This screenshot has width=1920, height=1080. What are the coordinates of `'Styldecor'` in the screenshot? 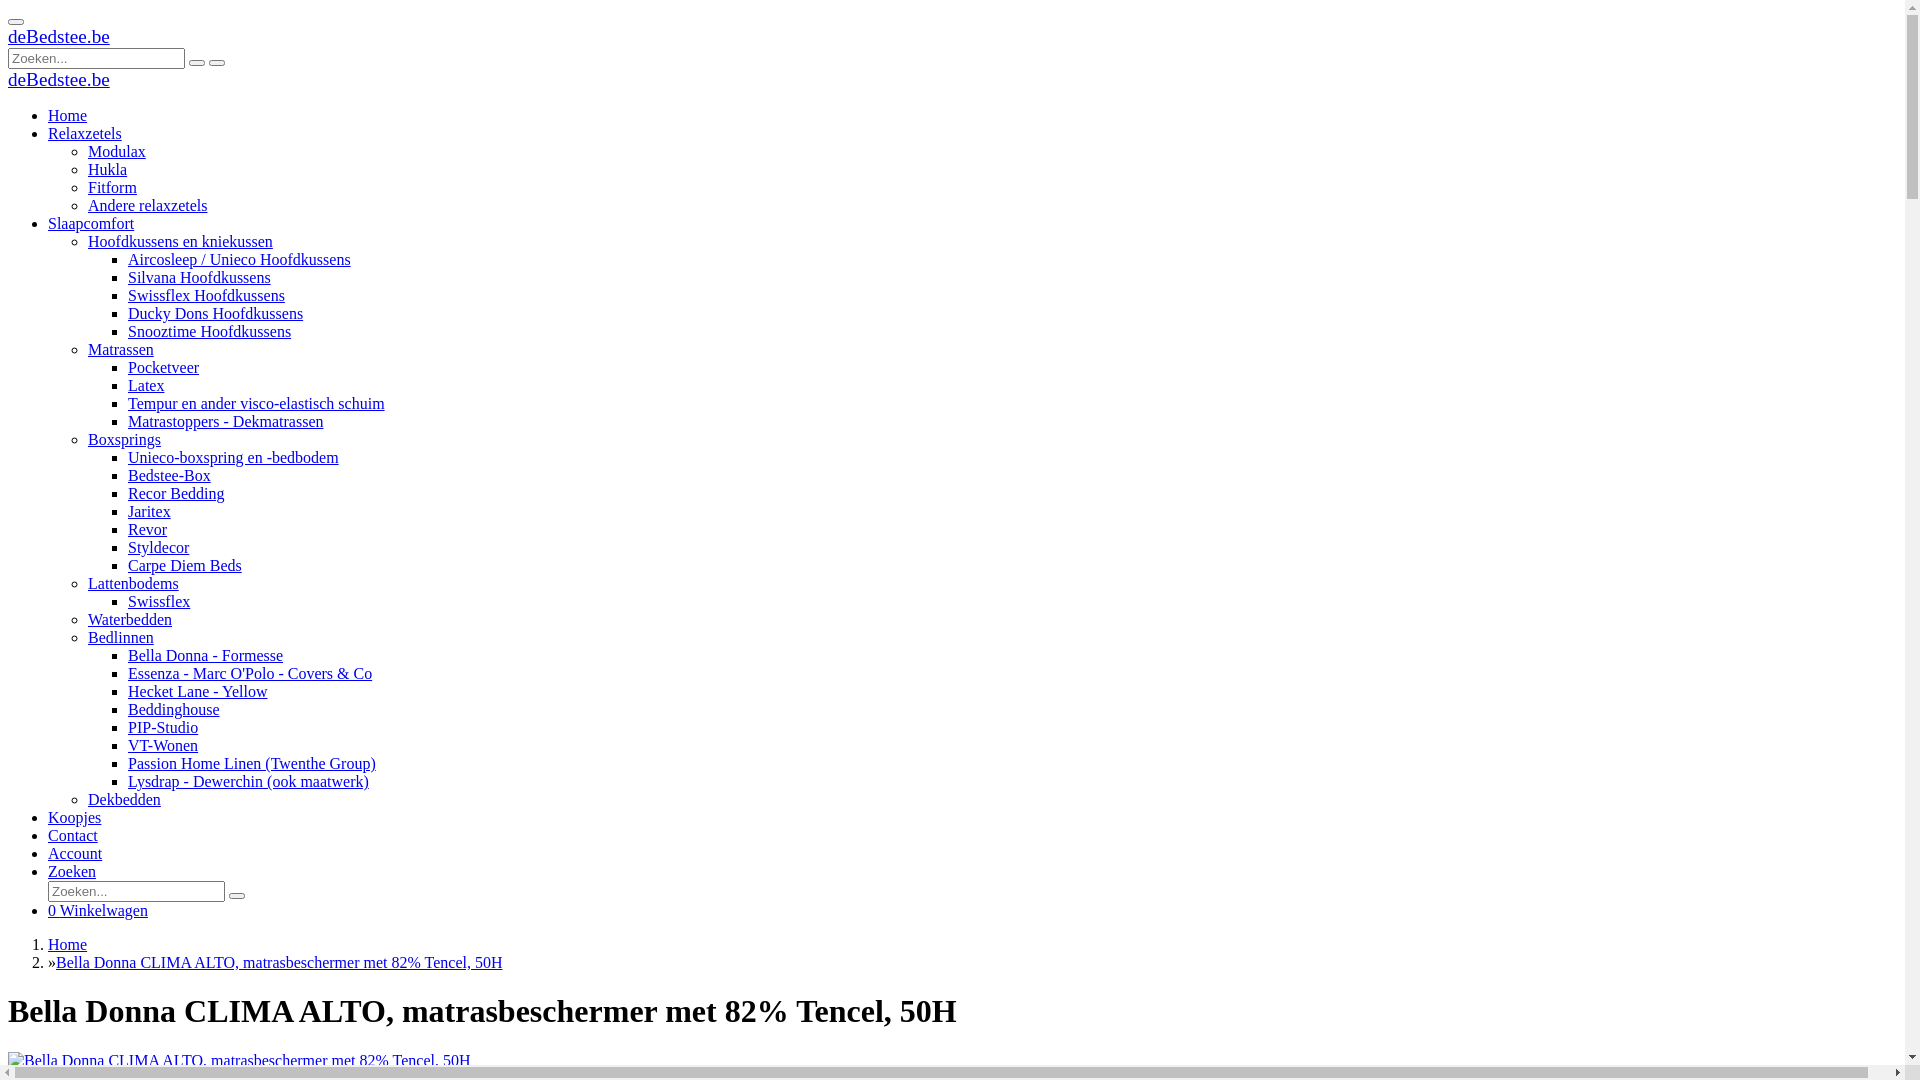 It's located at (157, 547).